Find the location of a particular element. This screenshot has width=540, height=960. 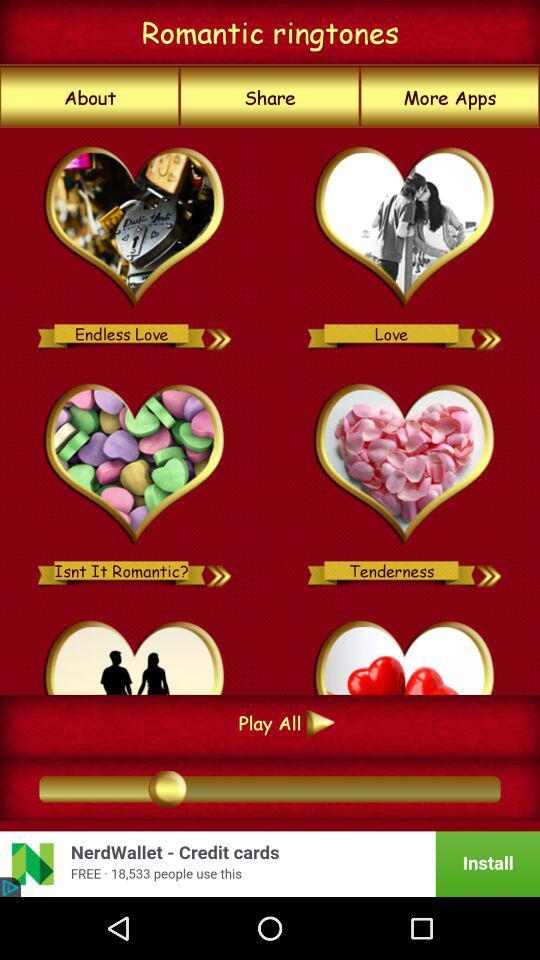

reproduce ringtone is located at coordinates (219, 570).